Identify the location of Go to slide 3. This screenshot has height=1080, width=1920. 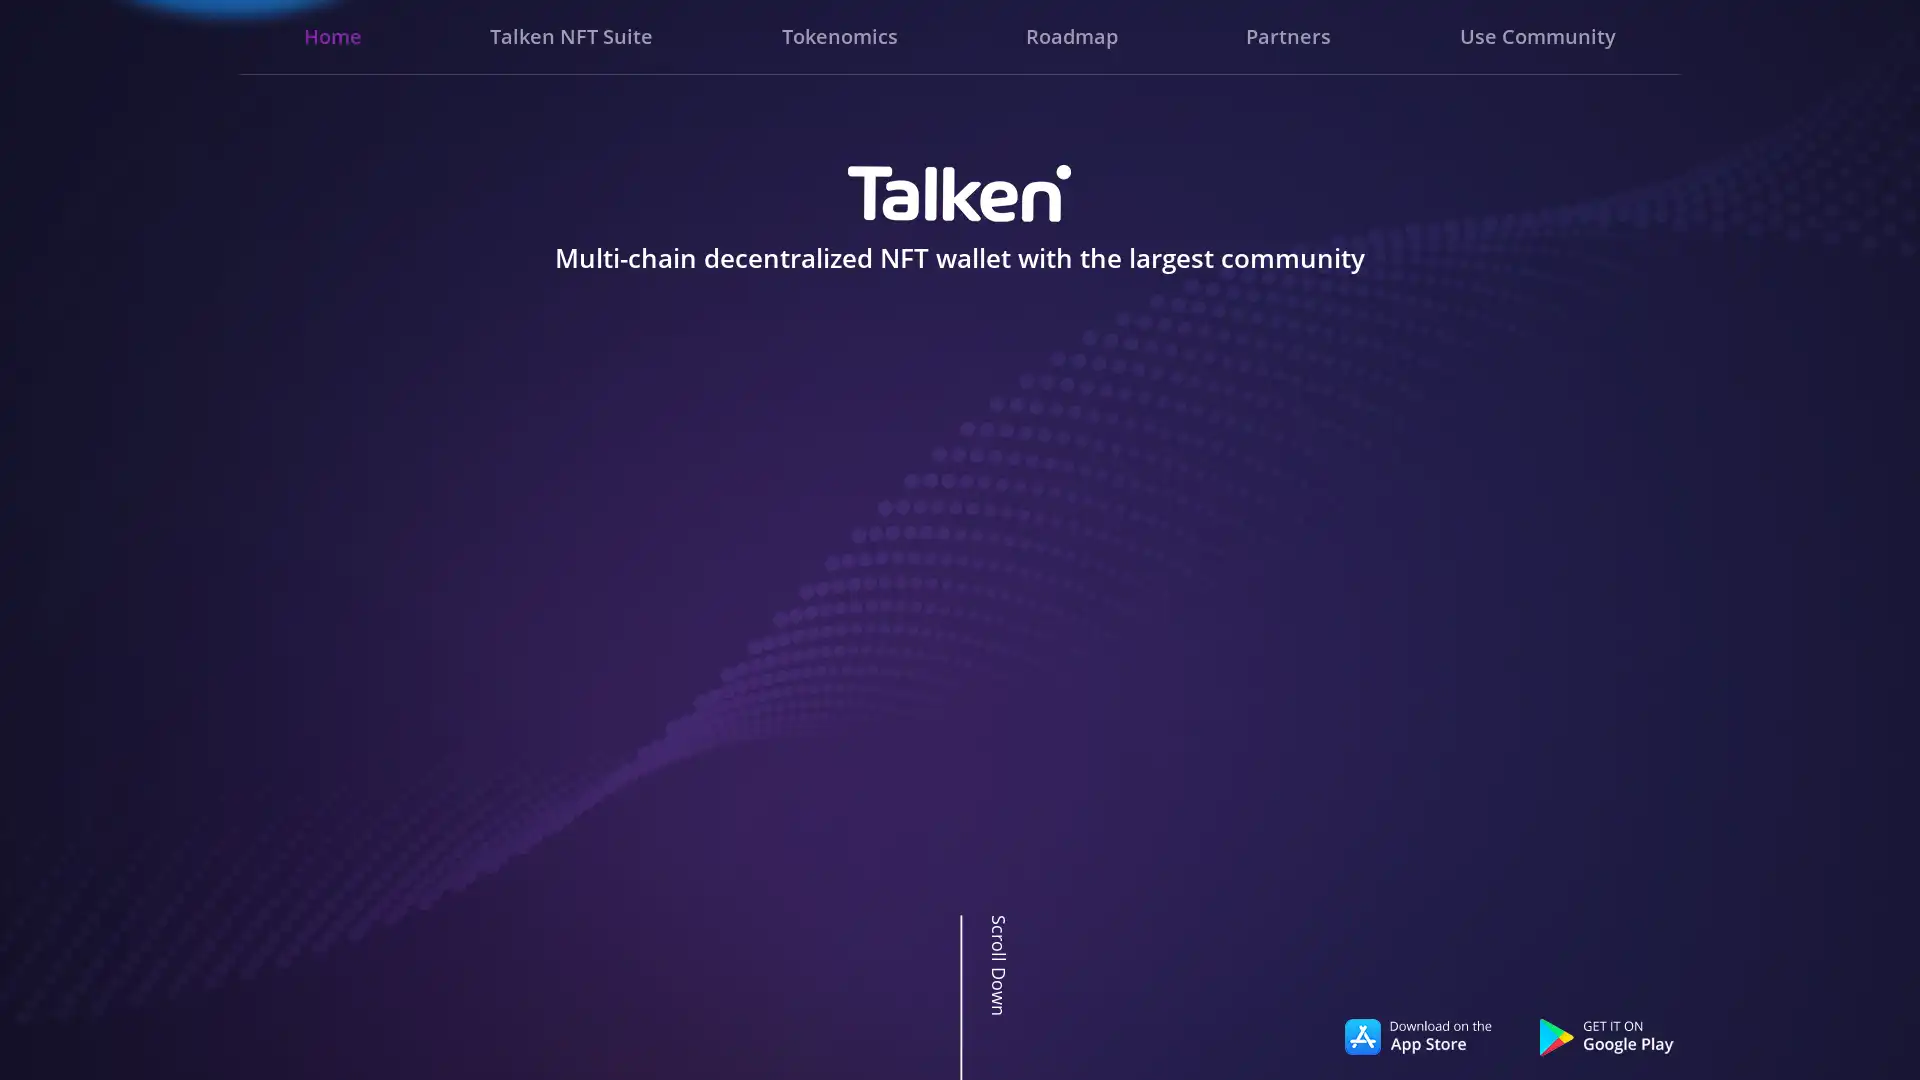
(330, 848).